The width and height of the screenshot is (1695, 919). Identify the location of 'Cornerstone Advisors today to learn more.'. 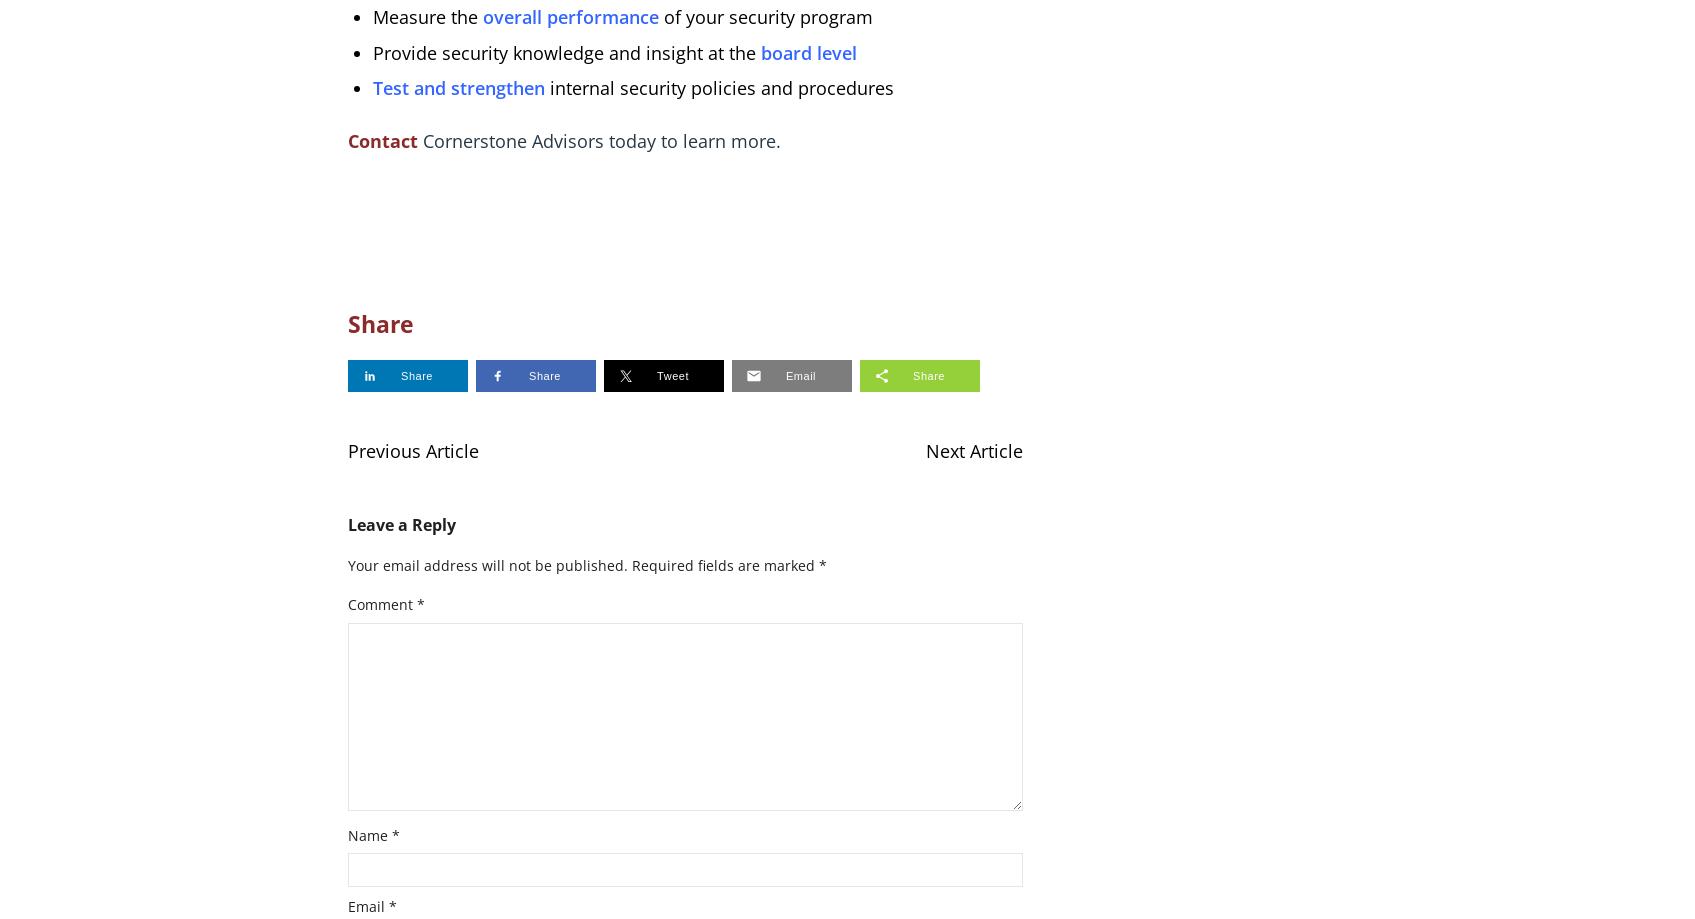
(597, 139).